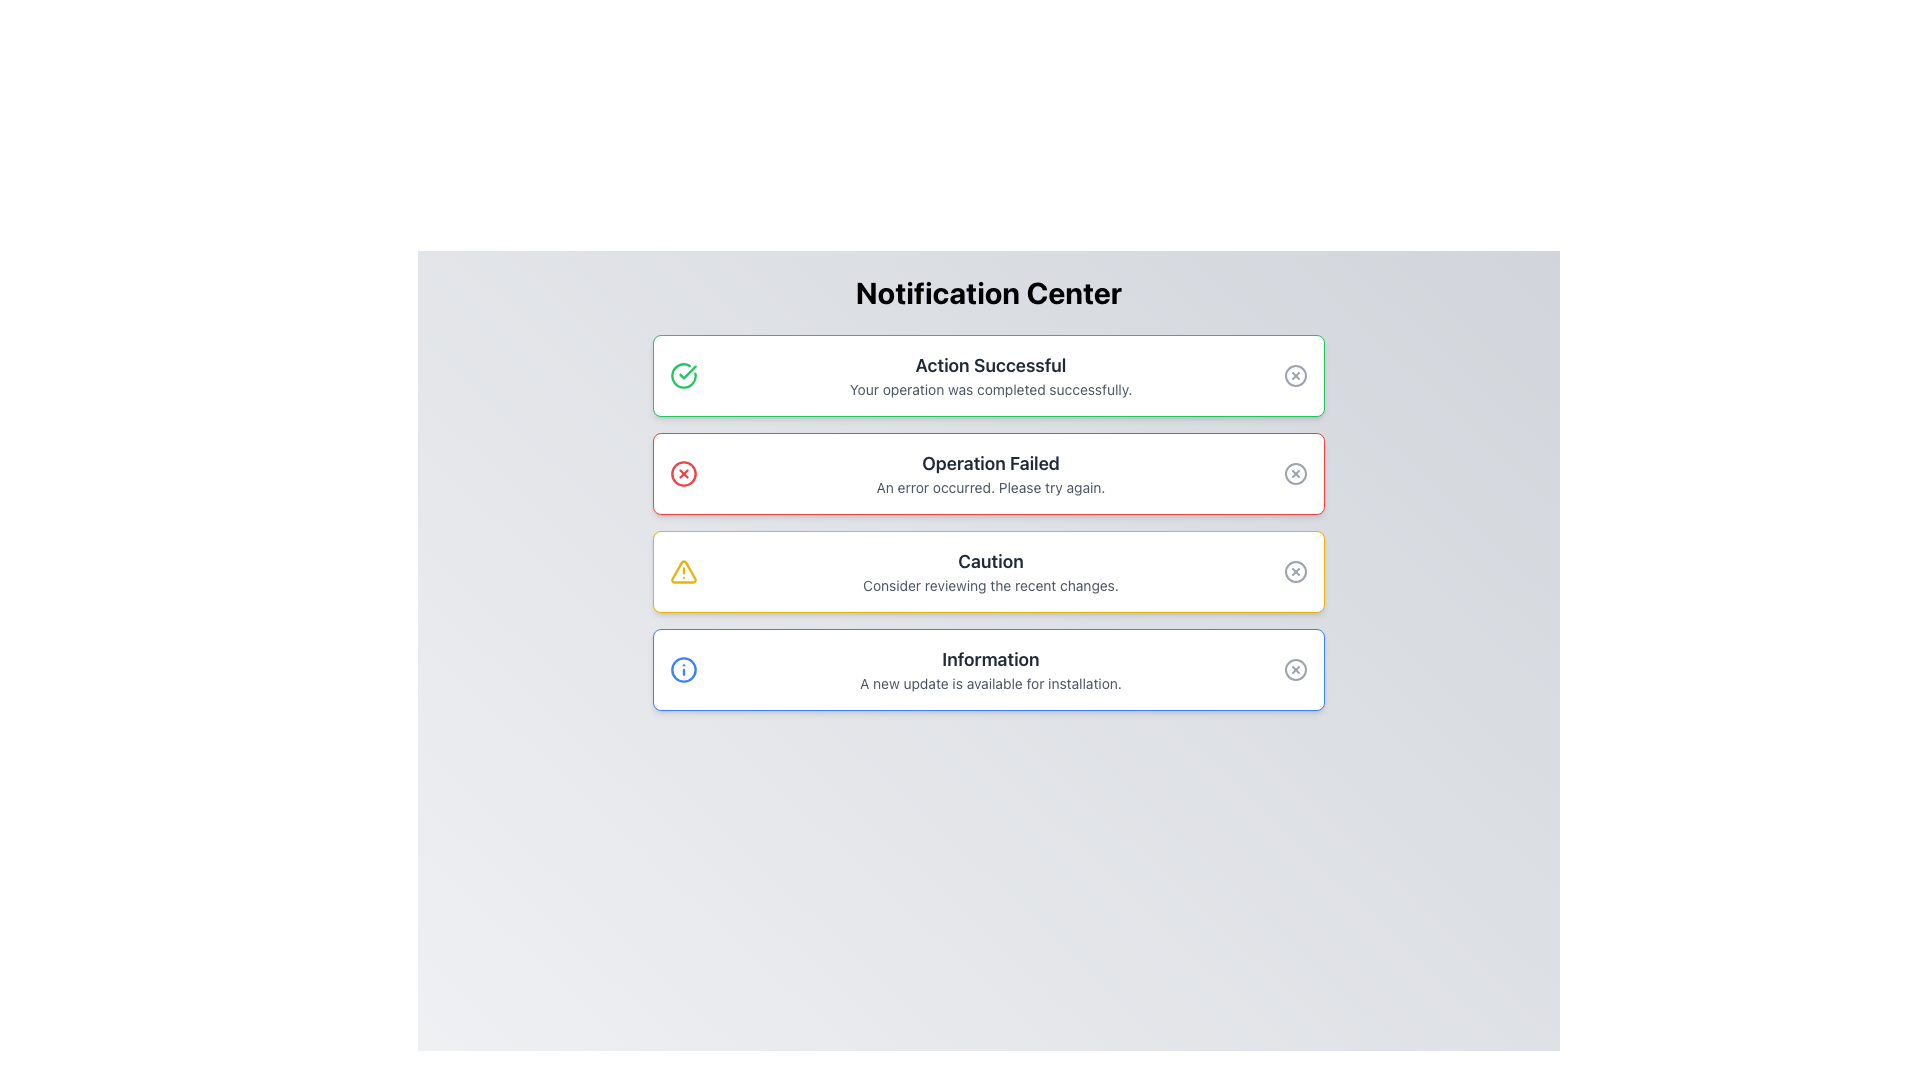  I want to click on the success message title text label in the Notification Center, which indicates the success of the user's action, so click(990, 366).